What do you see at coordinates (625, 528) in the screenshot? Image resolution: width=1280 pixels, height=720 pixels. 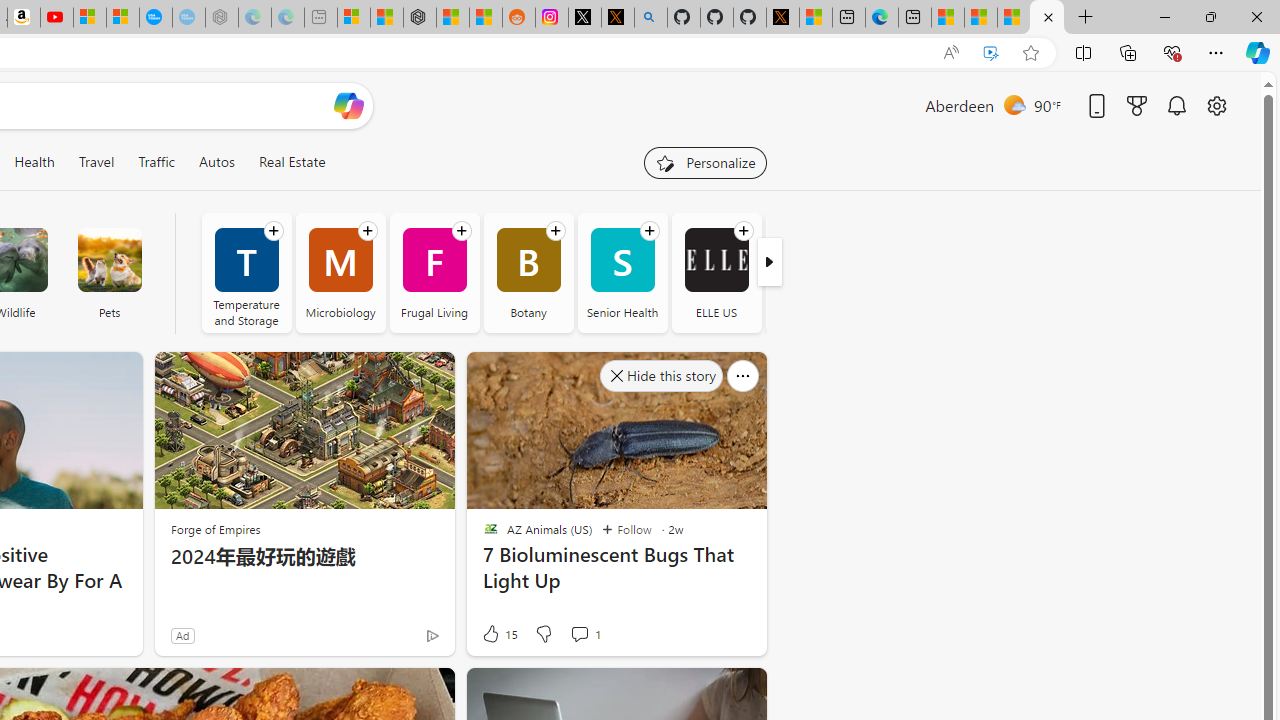 I see `'Follow'` at bounding box center [625, 528].